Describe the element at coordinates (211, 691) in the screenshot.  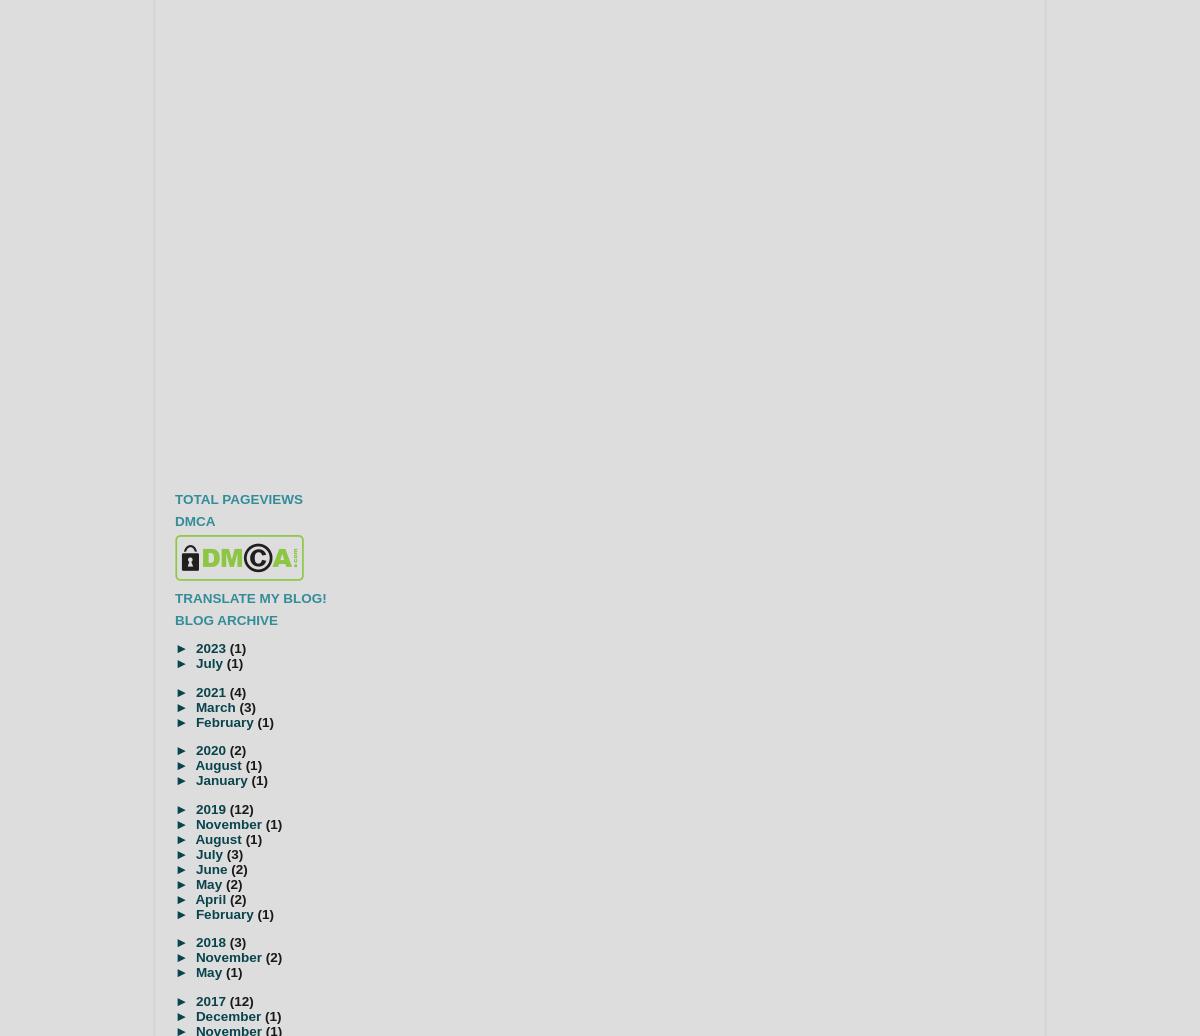
I see `'2021'` at that location.